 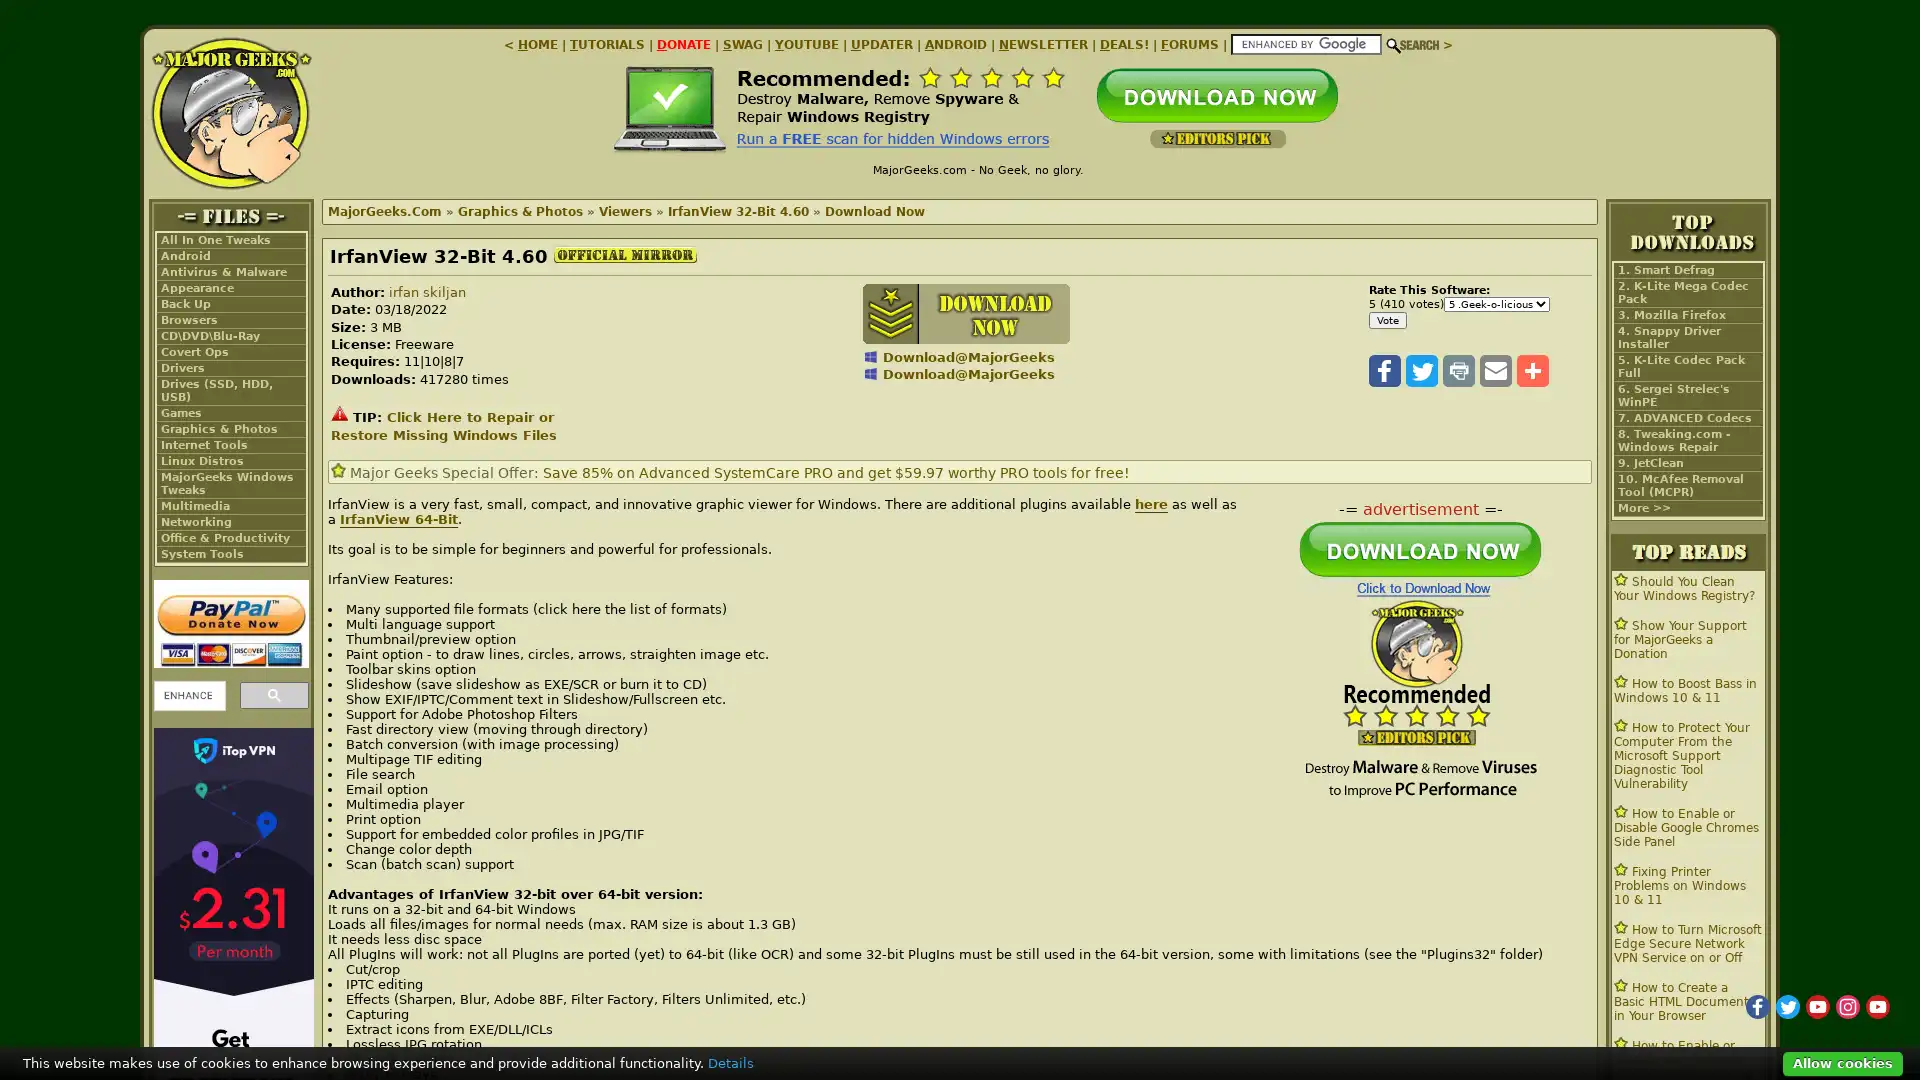 What do you see at coordinates (1384, 370) in the screenshot?
I see `Share to Facebook` at bounding box center [1384, 370].